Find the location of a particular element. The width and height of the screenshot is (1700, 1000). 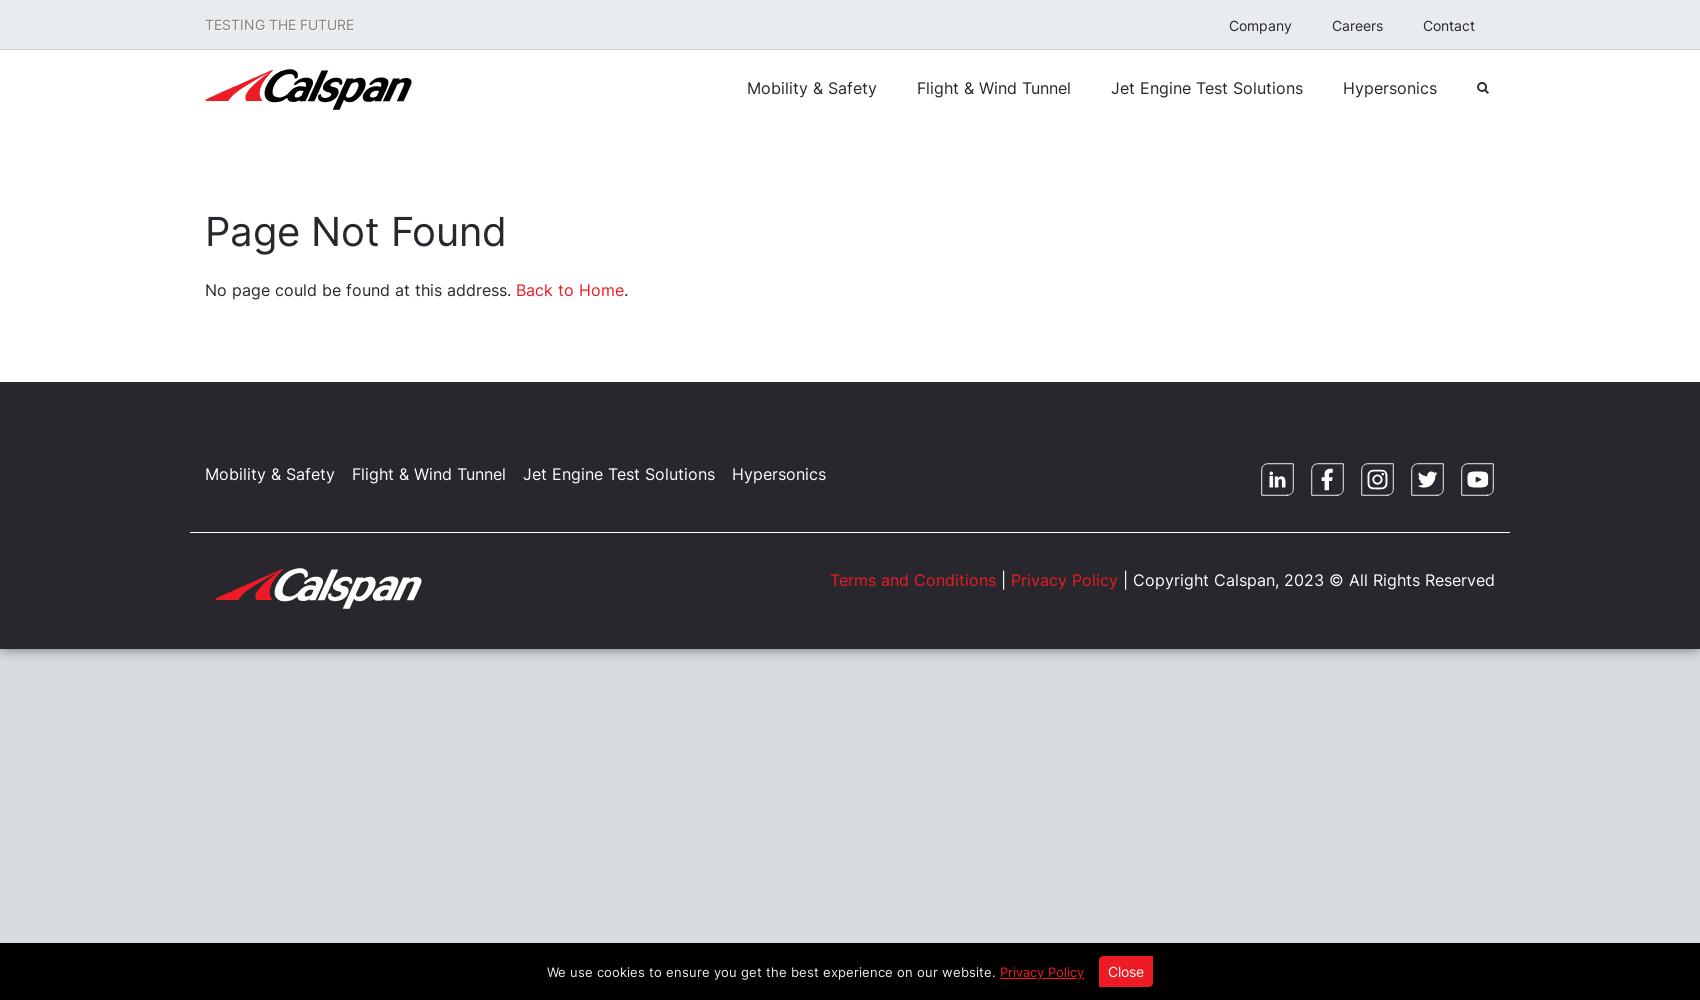

'No page could be found at this address.' is located at coordinates (204, 290).